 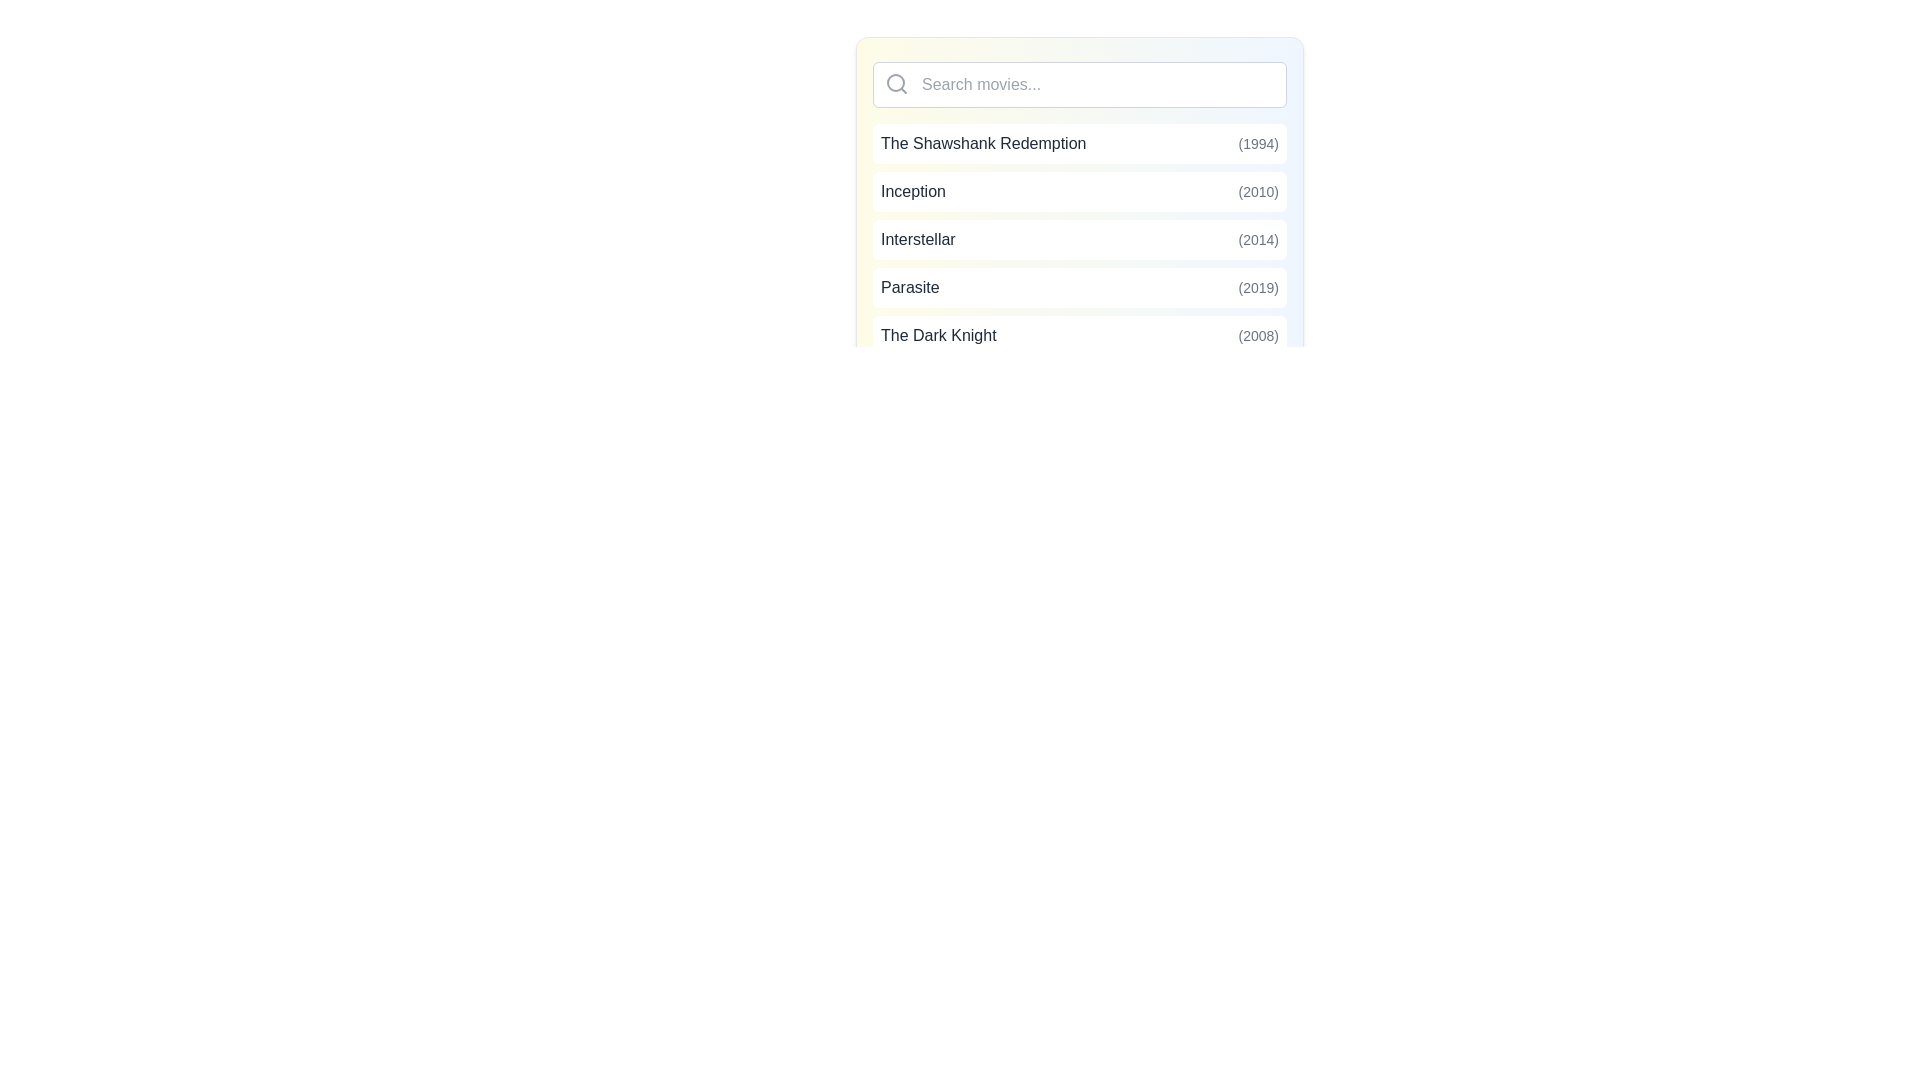 I want to click on the selectable movie item in the third slot of the vertical list, so click(x=1079, y=238).